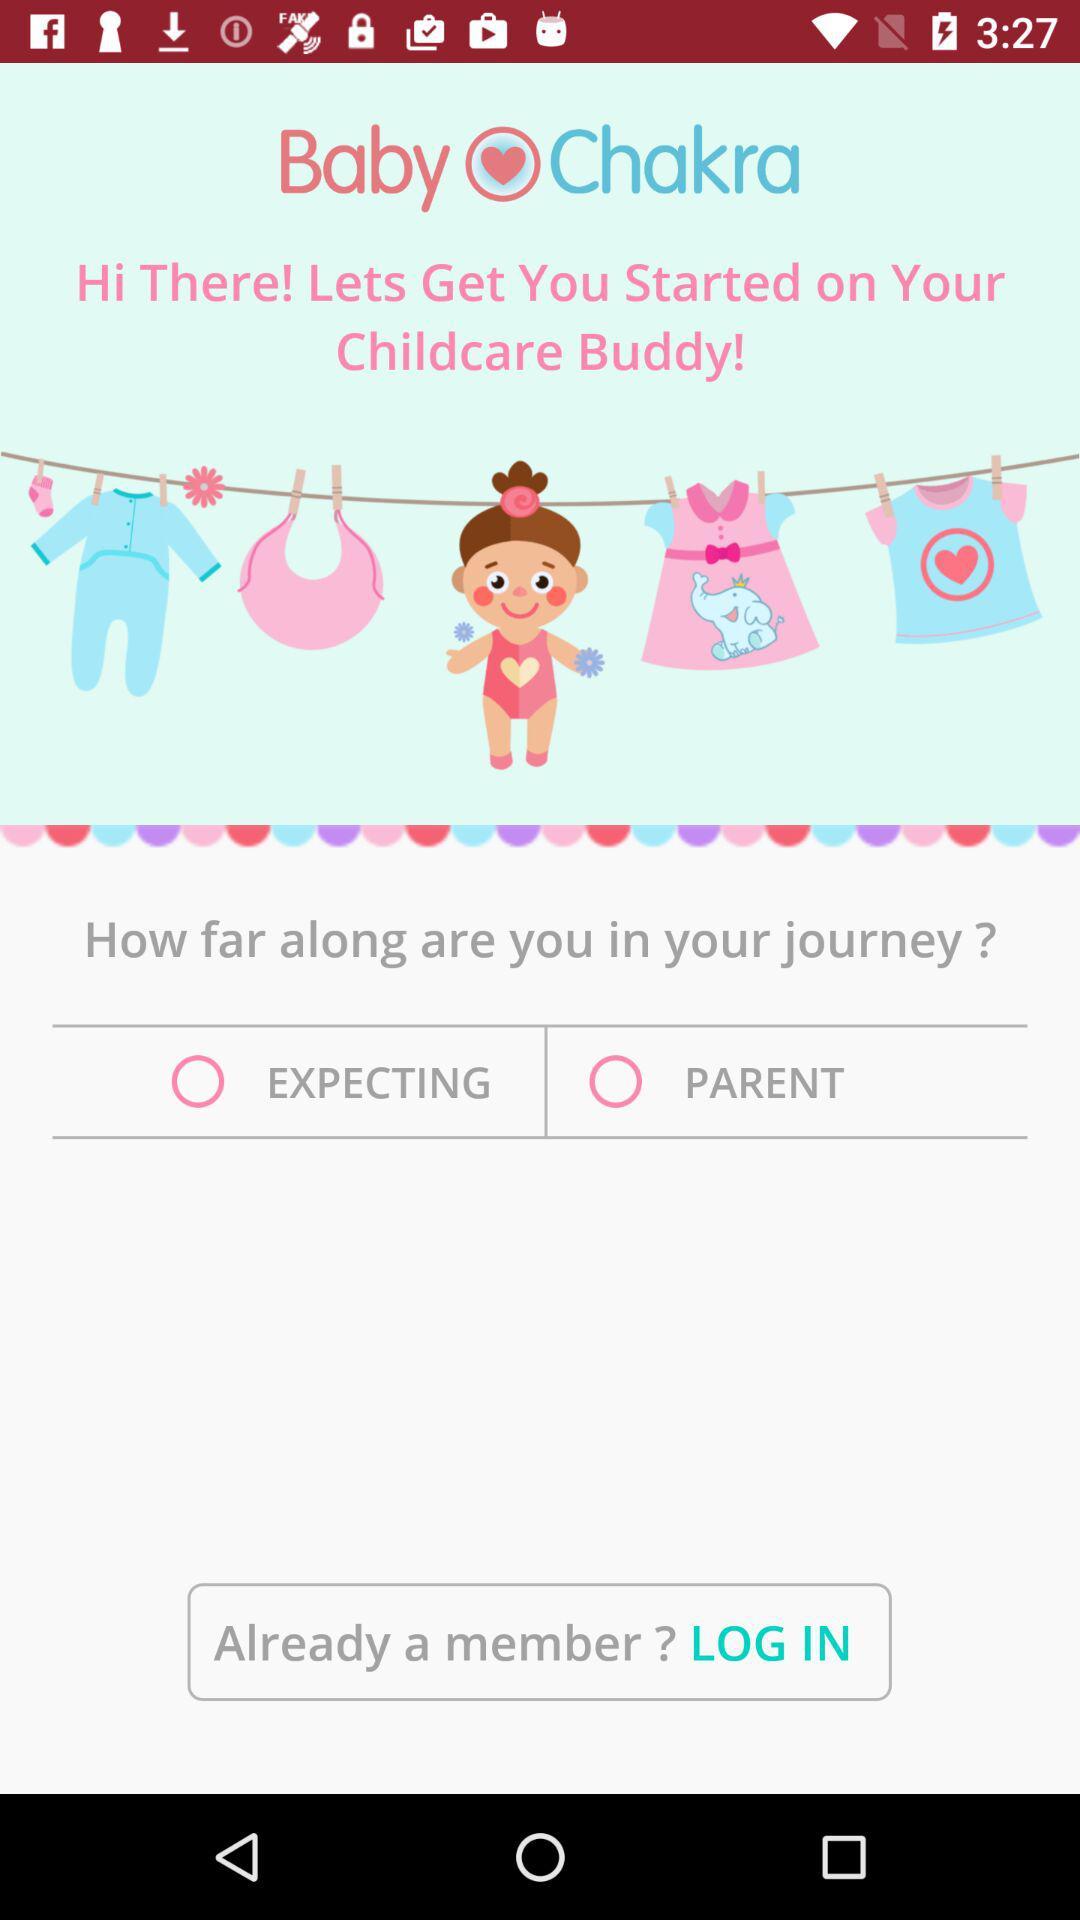  What do you see at coordinates (722, 1080) in the screenshot?
I see `parent item` at bounding box center [722, 1080].